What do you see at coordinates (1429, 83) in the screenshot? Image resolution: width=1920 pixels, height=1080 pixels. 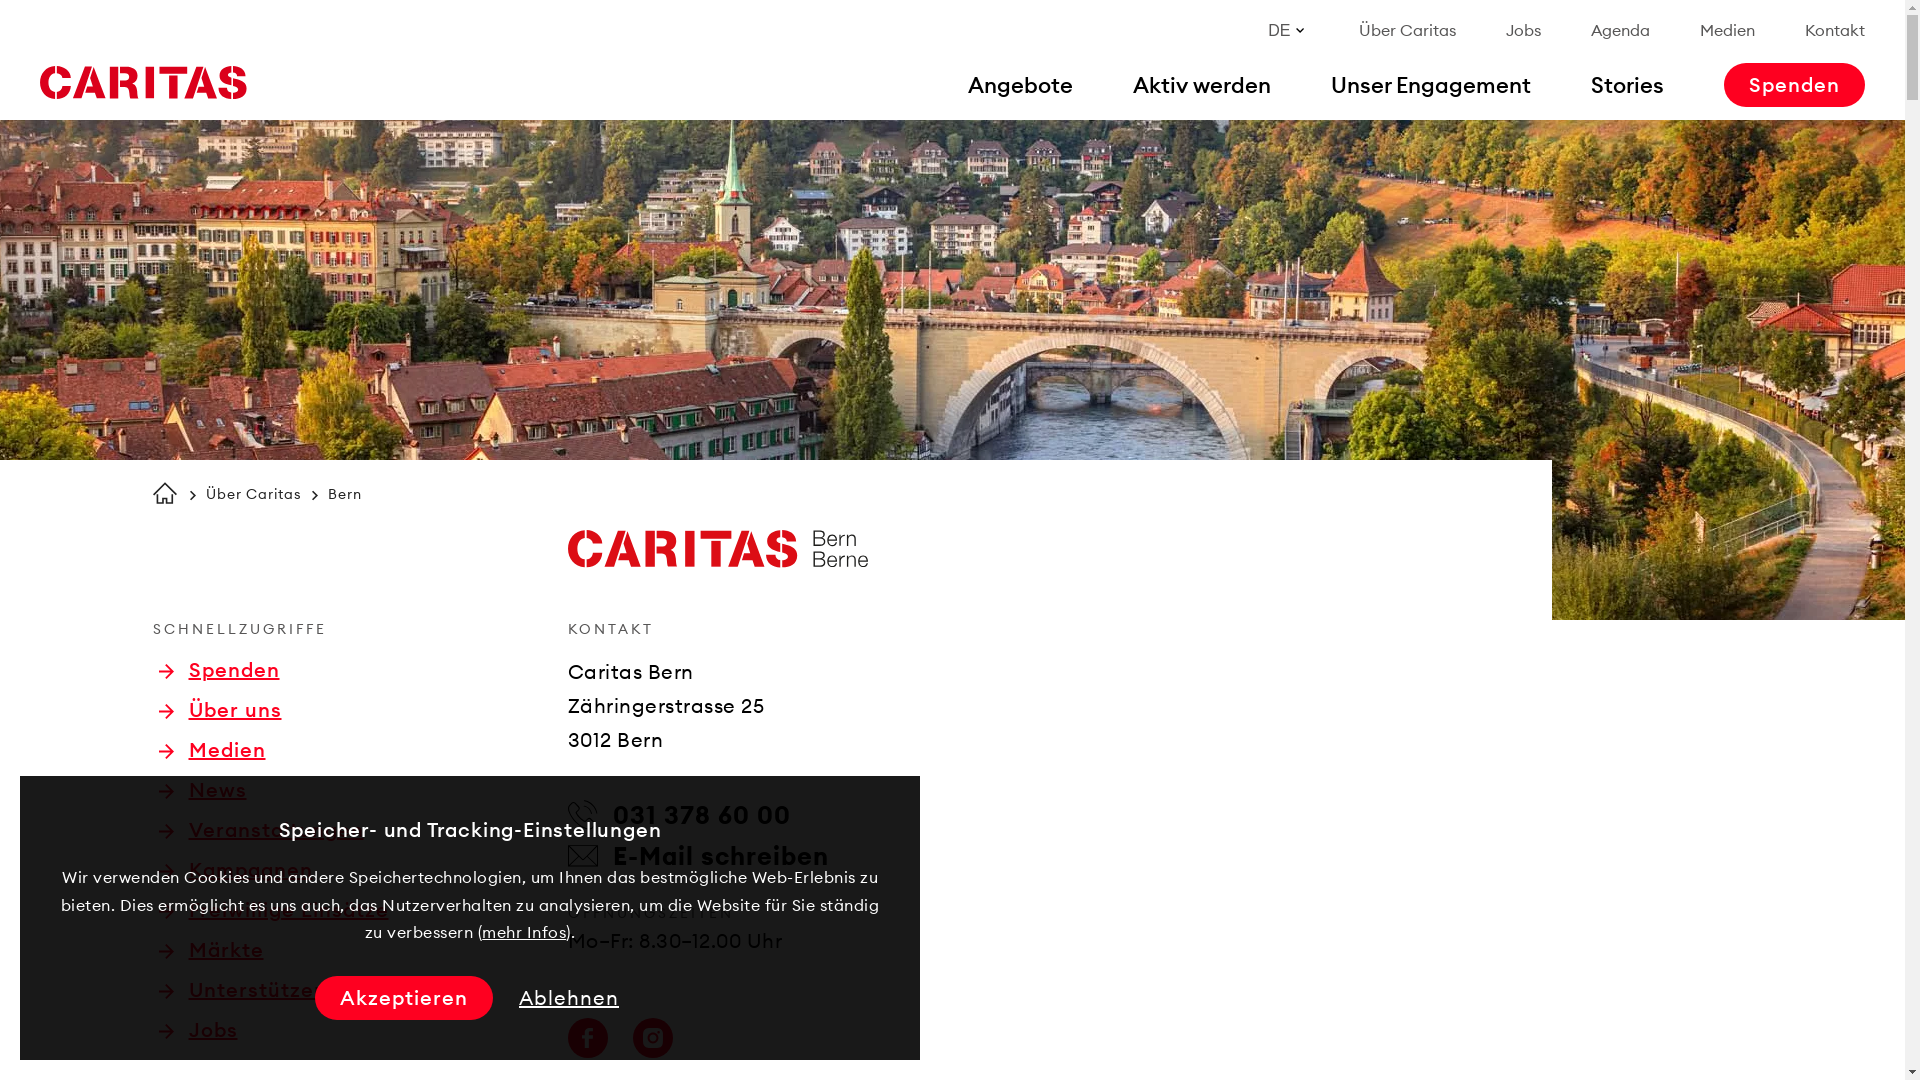 I see `'Unser Engagement'` at bounding box center [1429, 83].